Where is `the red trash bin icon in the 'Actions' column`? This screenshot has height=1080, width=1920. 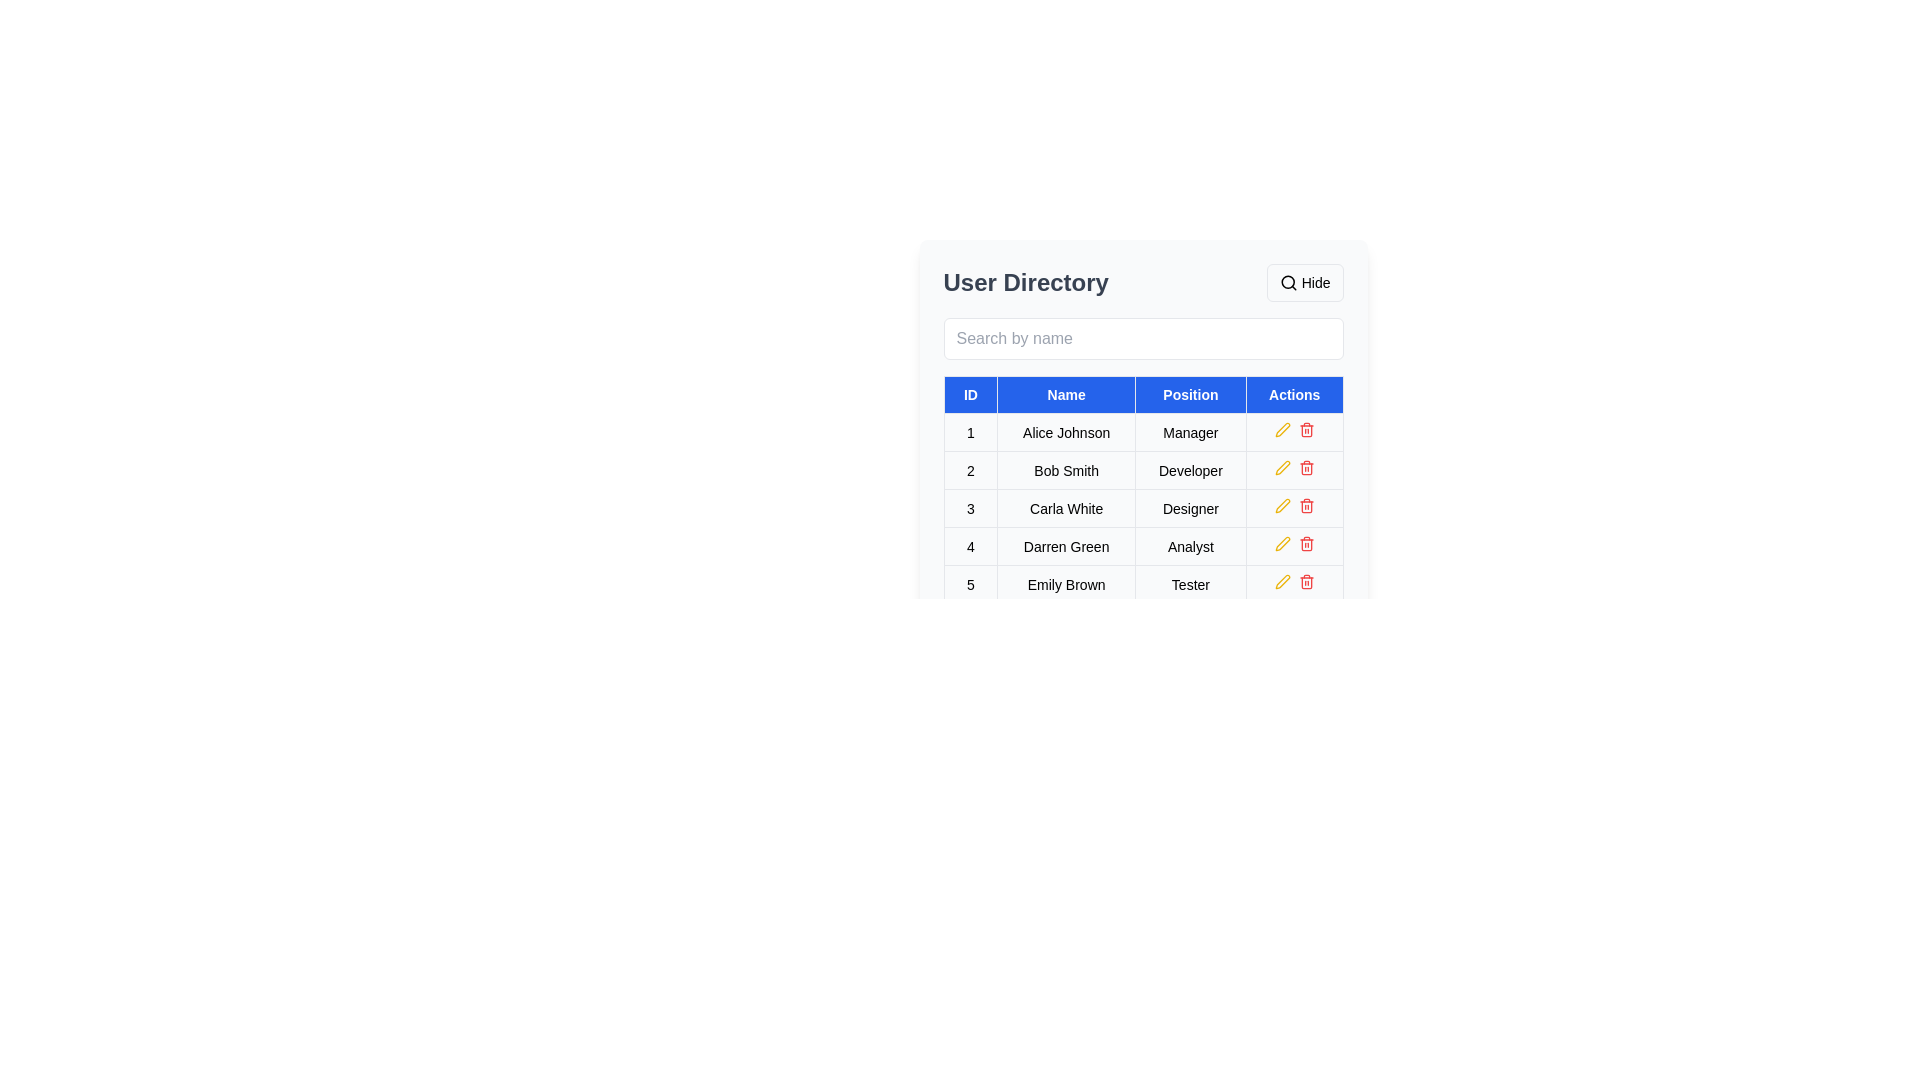 the red trash bin icon in the 'Actions' column is located at coordinates (1306, 504).